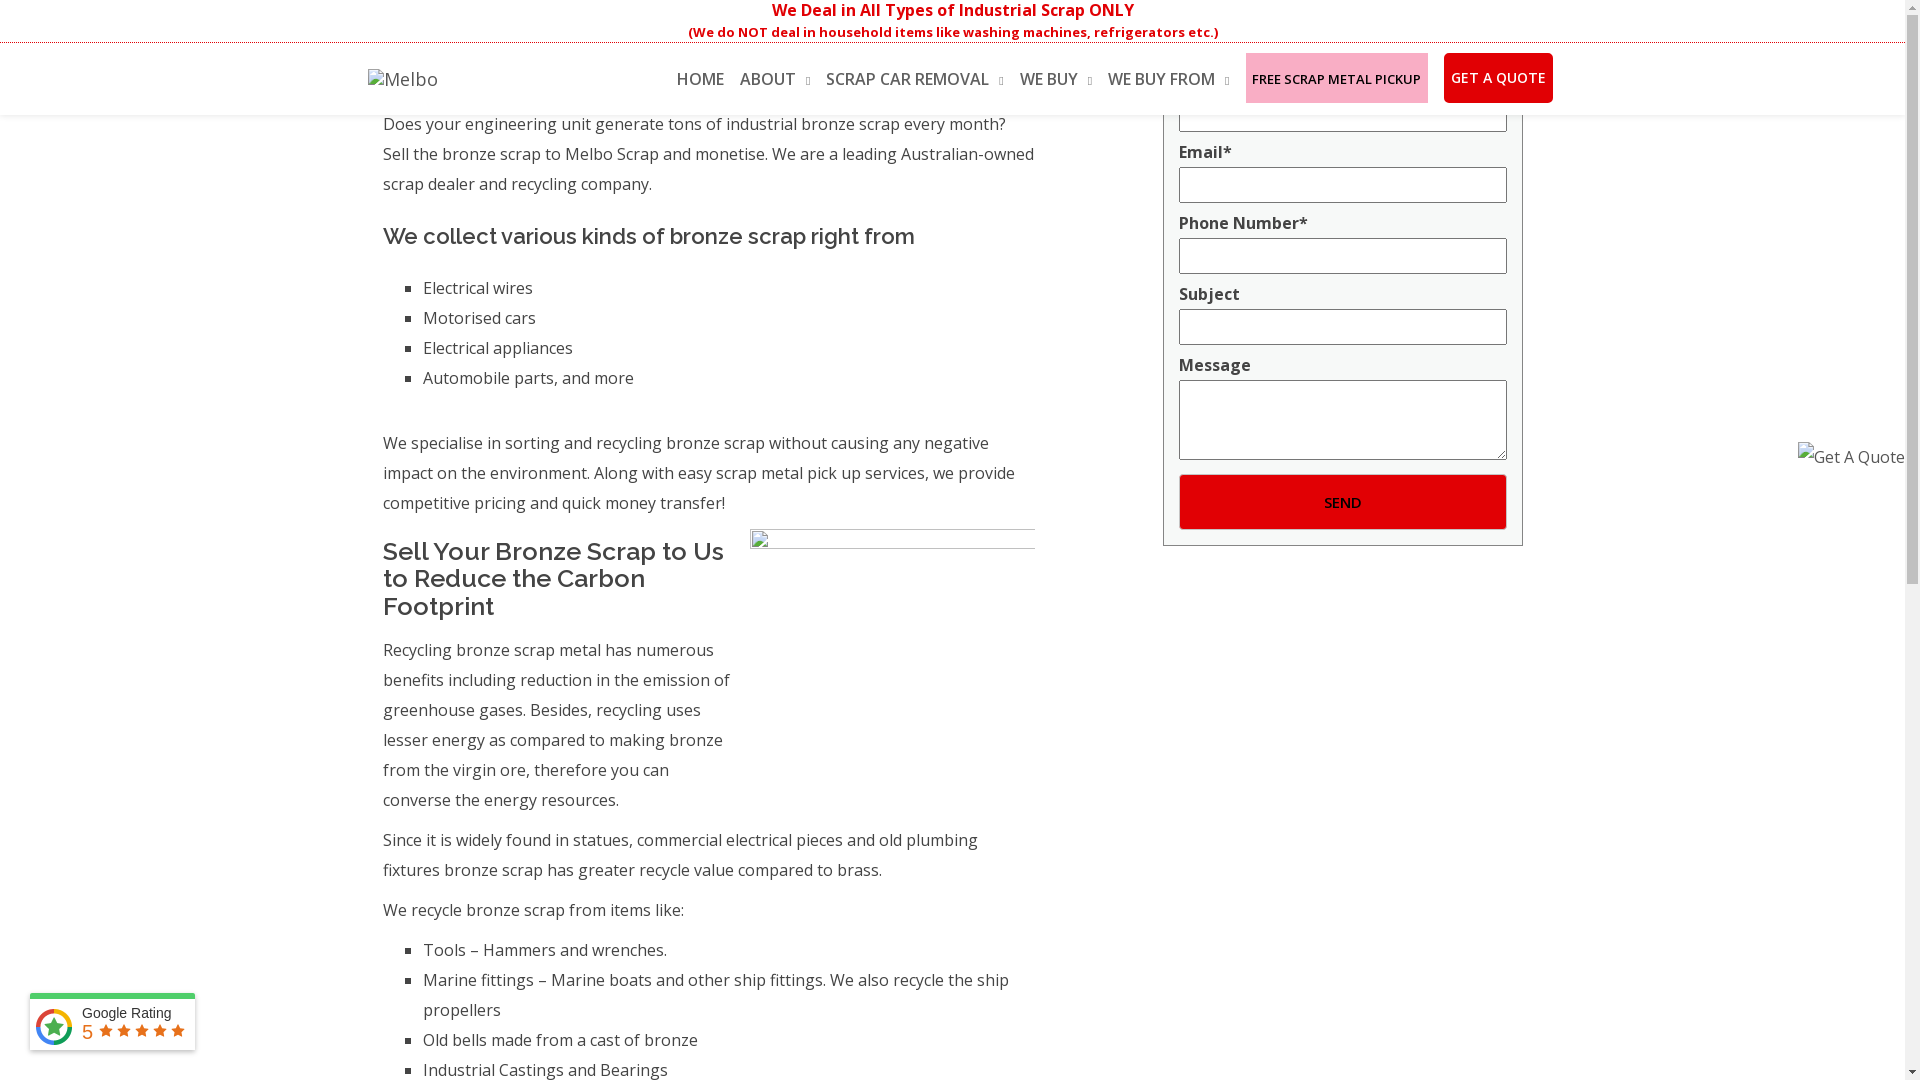 This screenshot has height=1080, width=1920. I want to click on 'FREE SCRAP METAL PICKUP', so click(1337, 75).